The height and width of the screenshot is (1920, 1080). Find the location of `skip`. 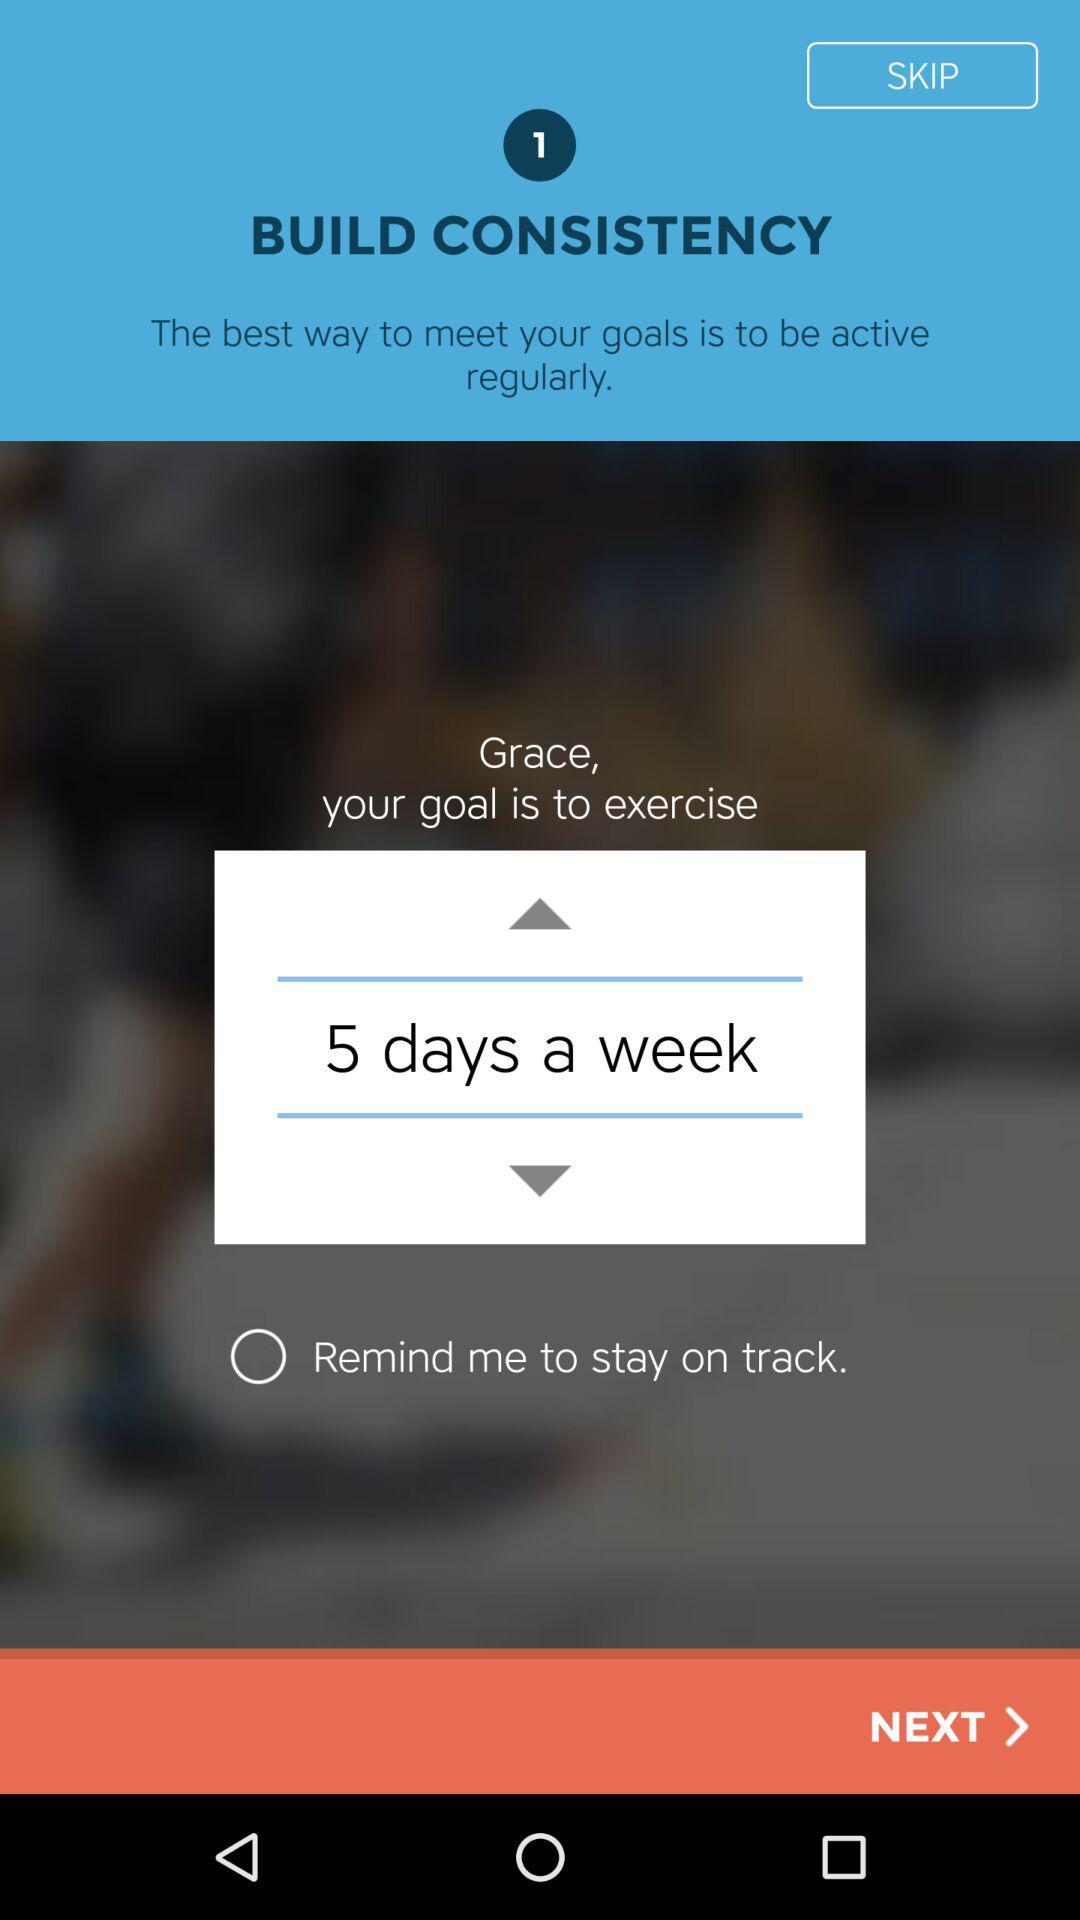

skip is located at coordinates (922, 75).